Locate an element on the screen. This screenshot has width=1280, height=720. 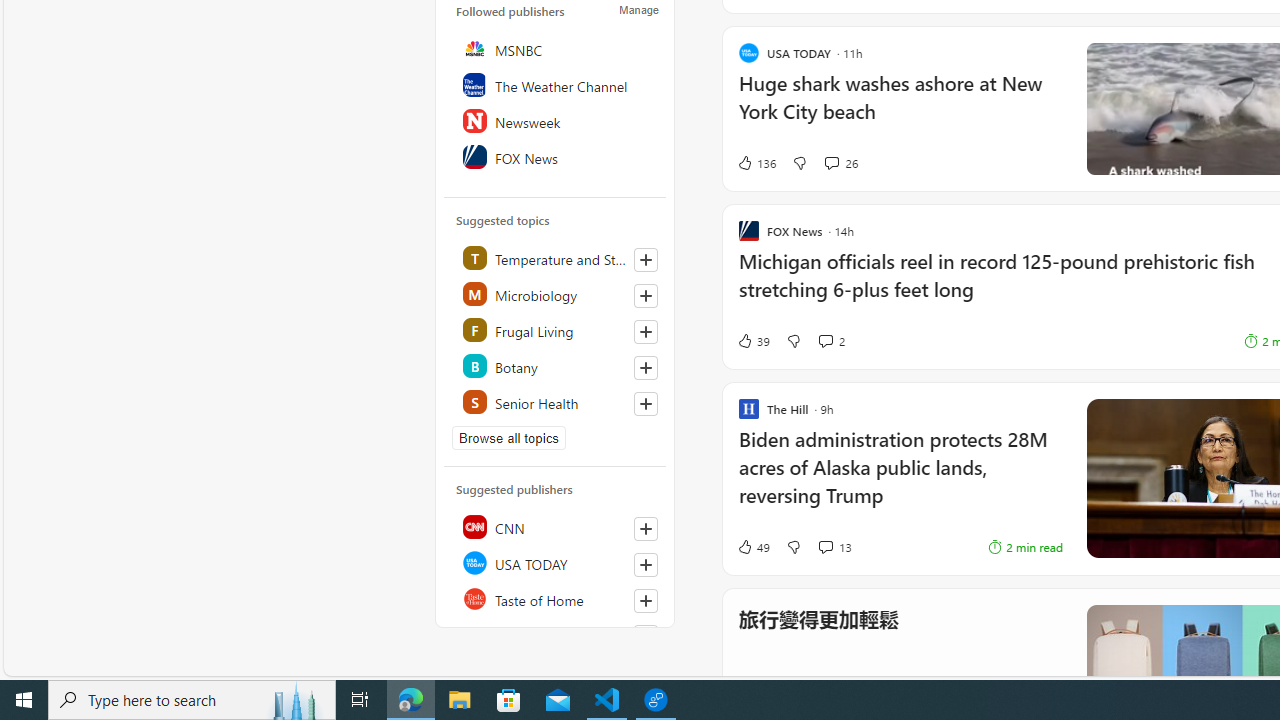
'Manage' is located at coordinates (638, 10).